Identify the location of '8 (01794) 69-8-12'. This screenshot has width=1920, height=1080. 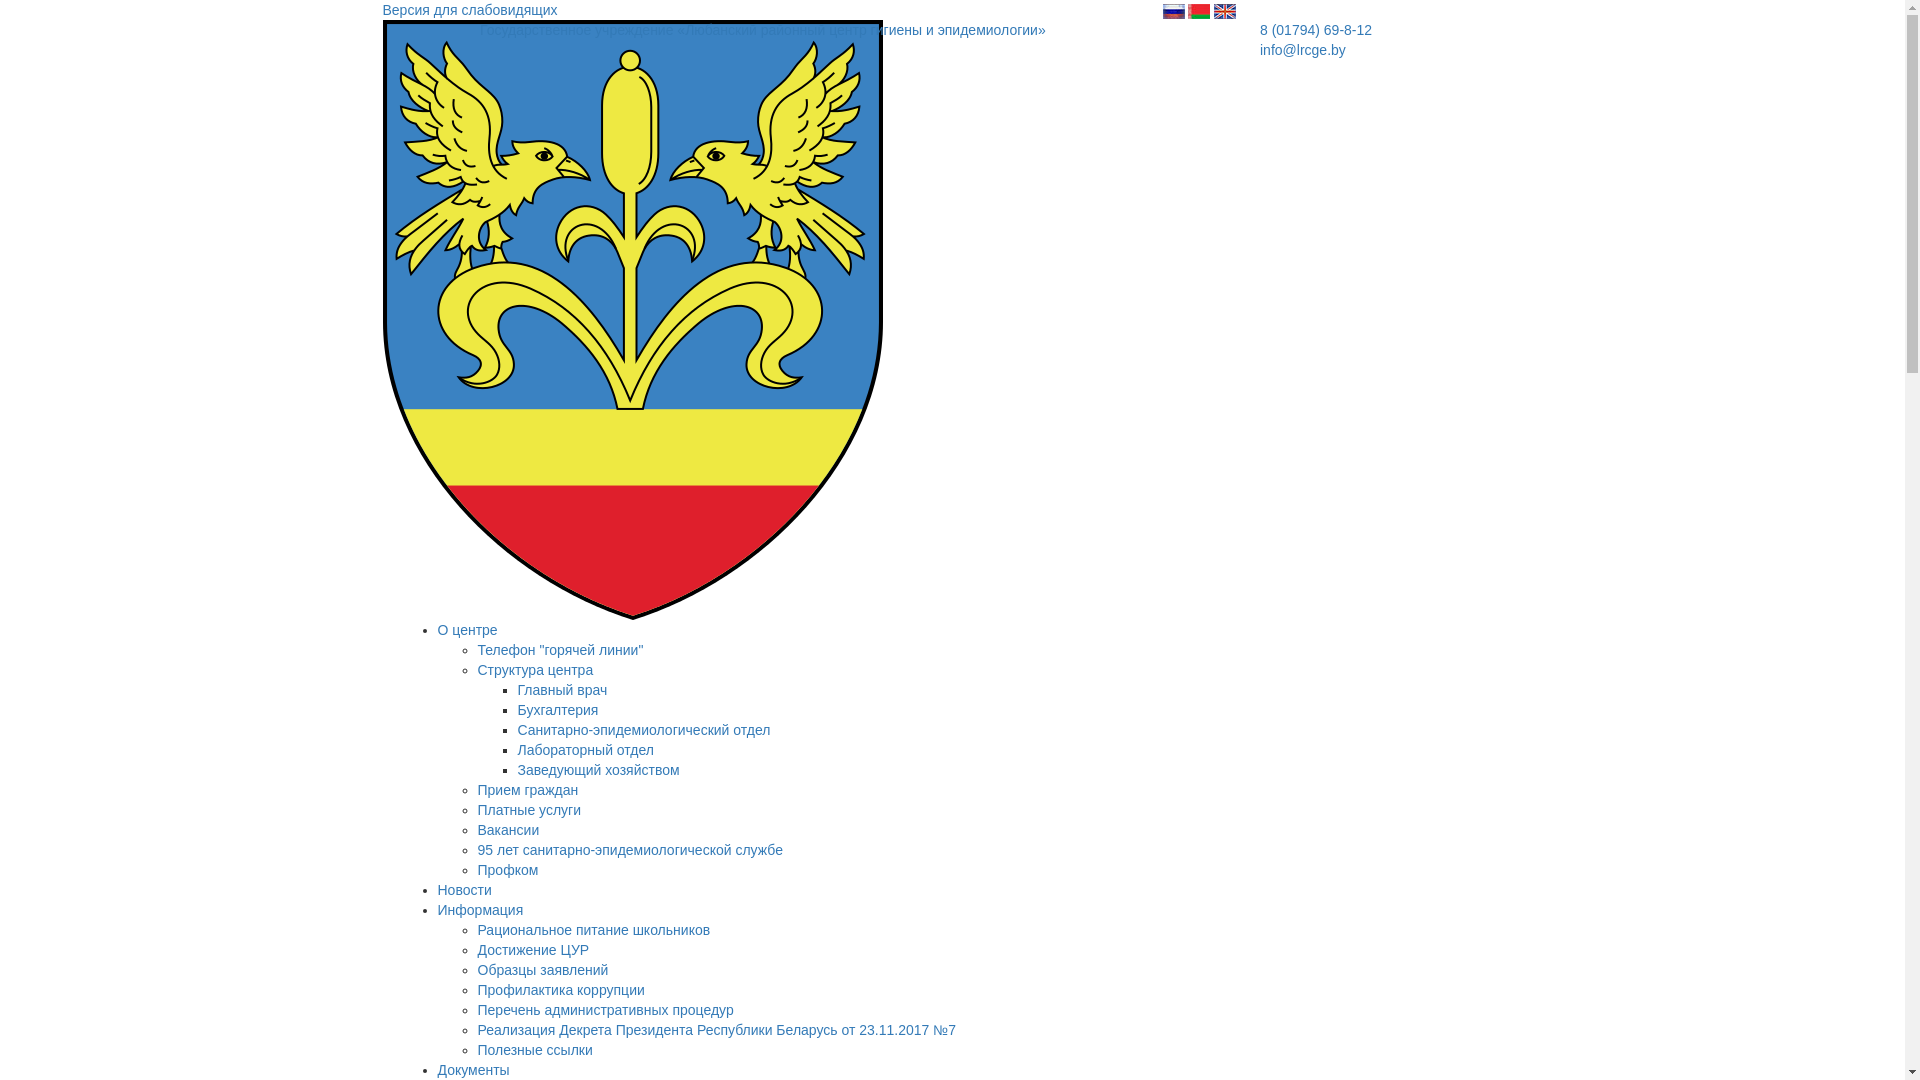
(1315, 30).